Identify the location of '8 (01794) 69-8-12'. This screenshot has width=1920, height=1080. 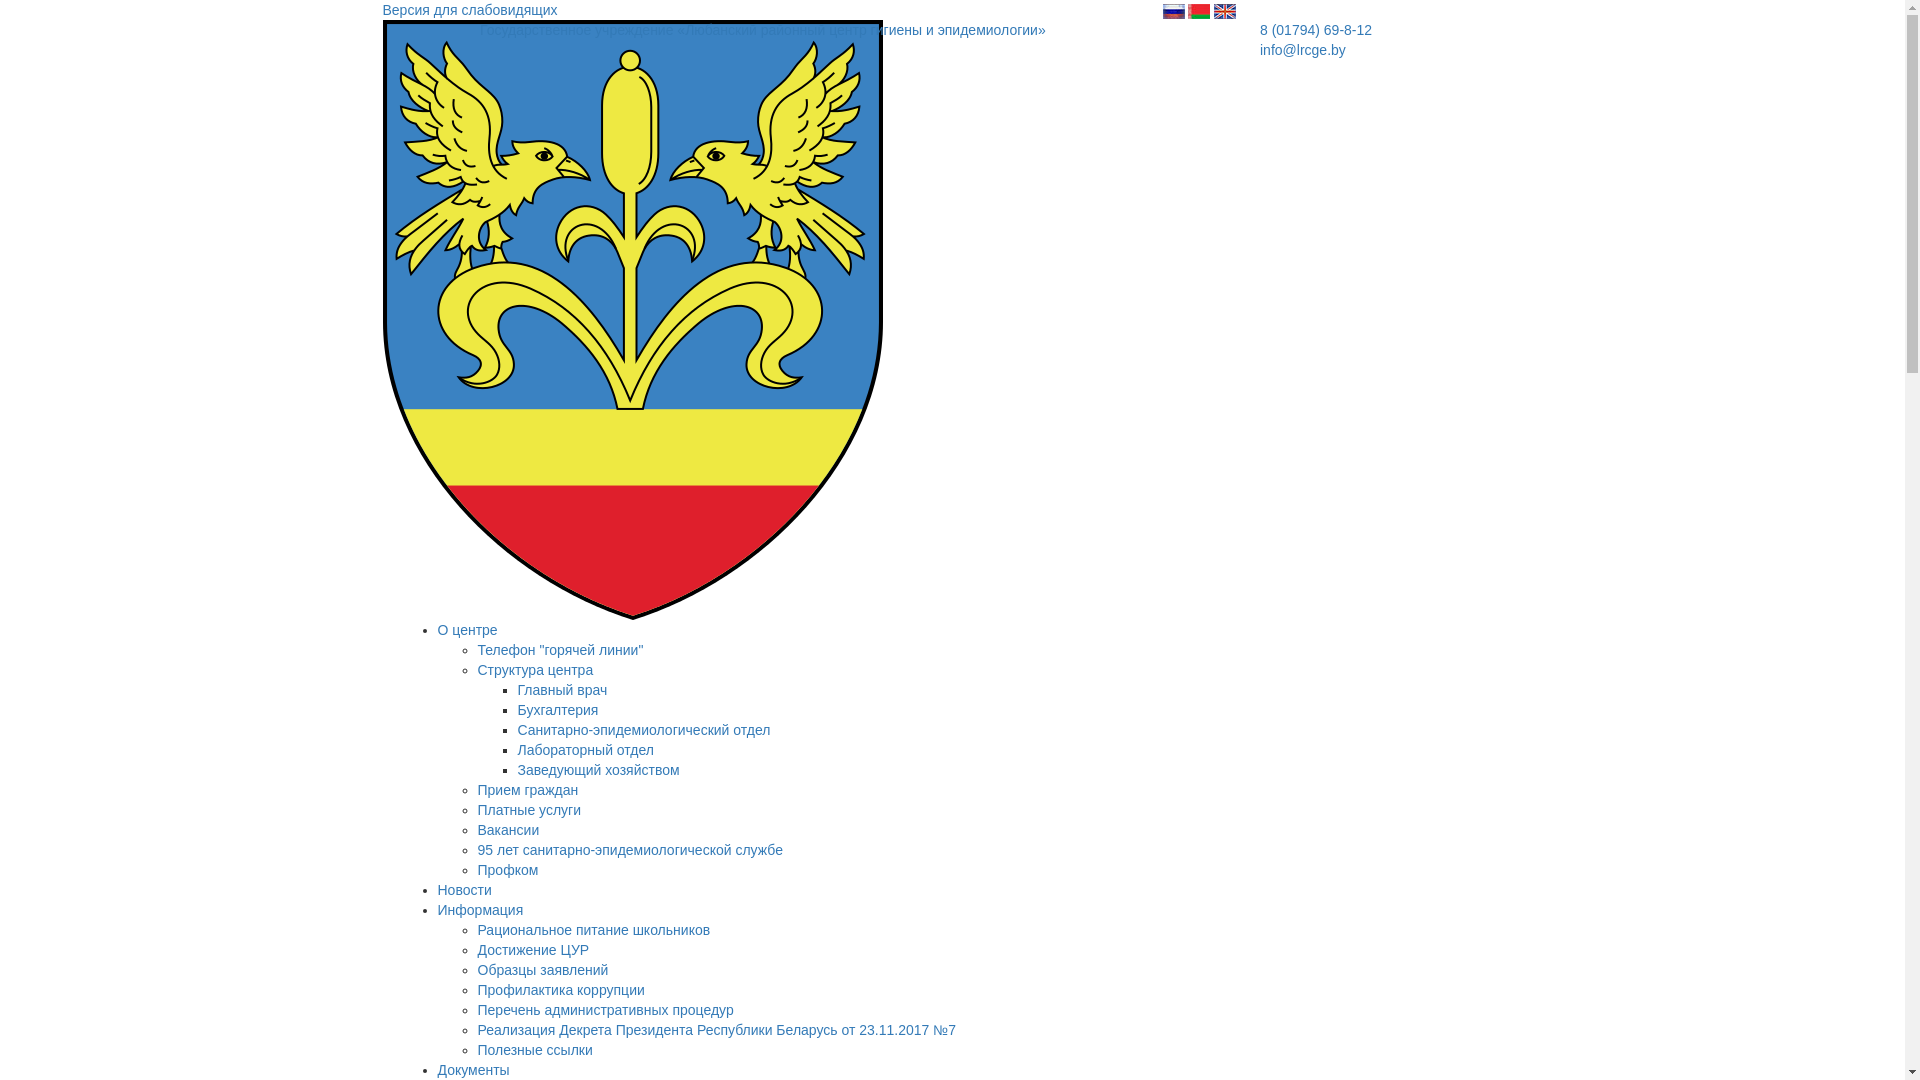
(1315, 30).